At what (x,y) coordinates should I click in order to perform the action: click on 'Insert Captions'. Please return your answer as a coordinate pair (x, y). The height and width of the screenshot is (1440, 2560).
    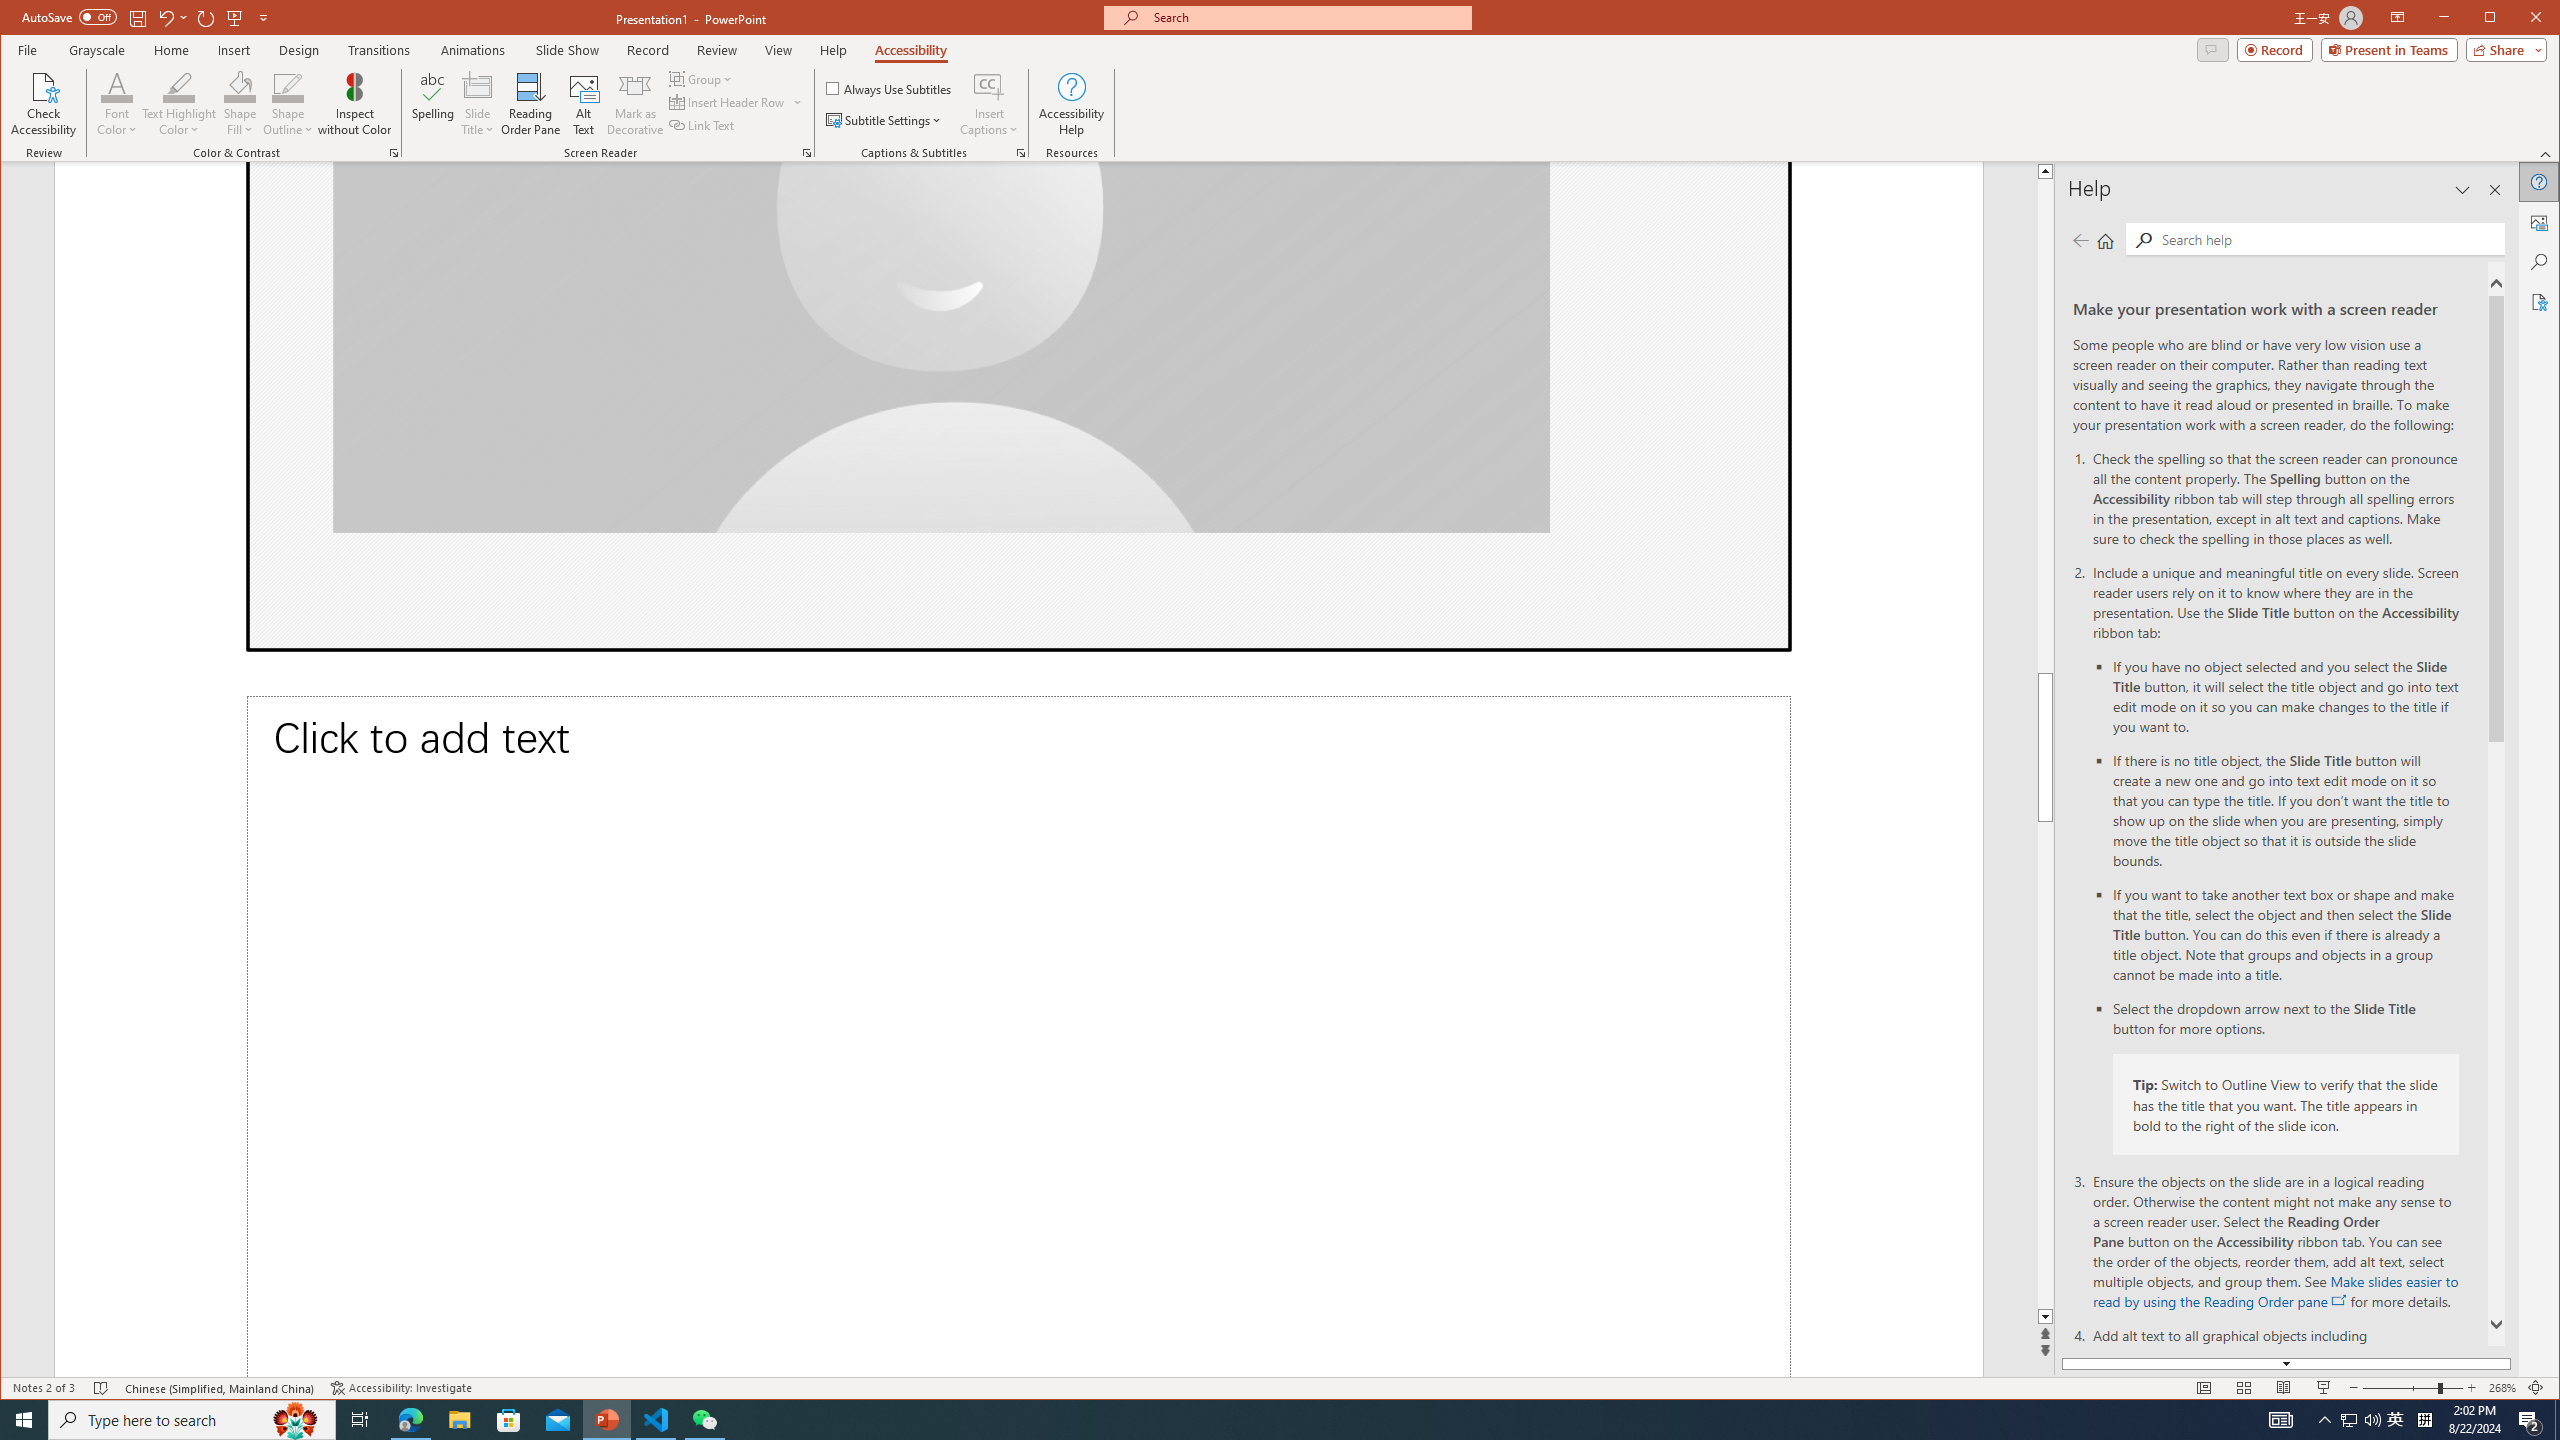
    Looking at the image, I should click on (988, 85).